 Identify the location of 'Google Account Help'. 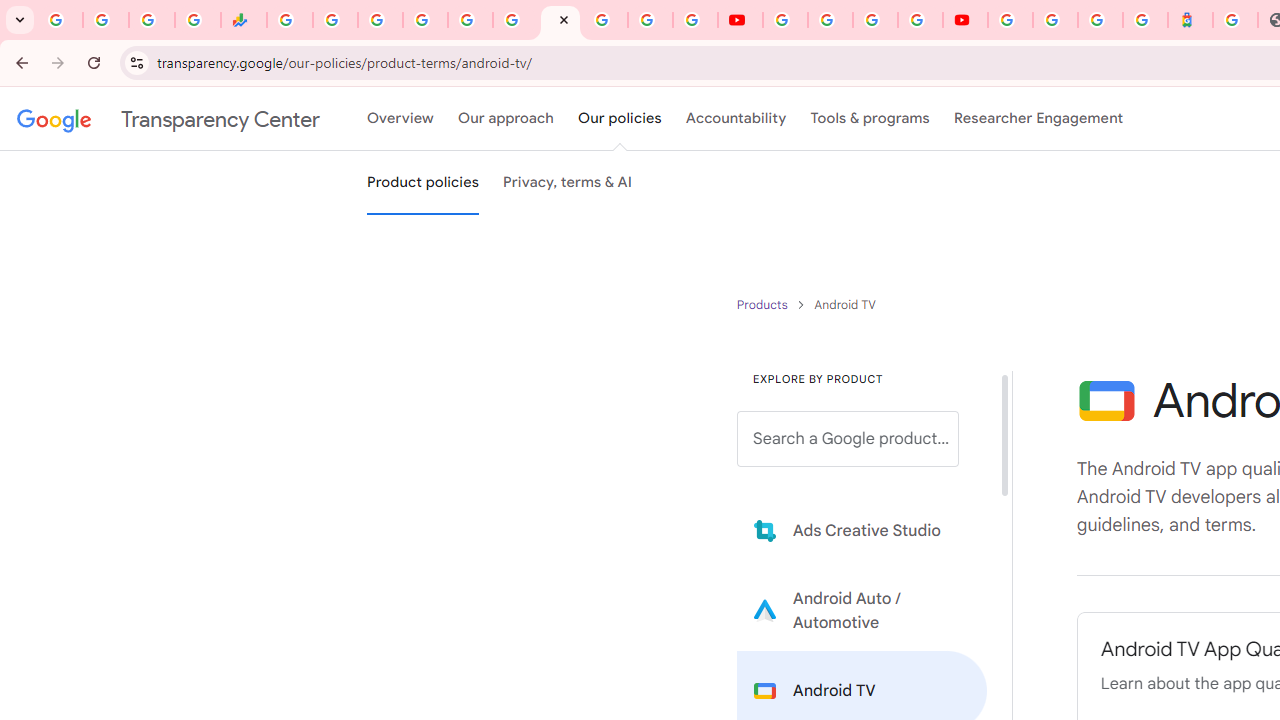
(830, 20).